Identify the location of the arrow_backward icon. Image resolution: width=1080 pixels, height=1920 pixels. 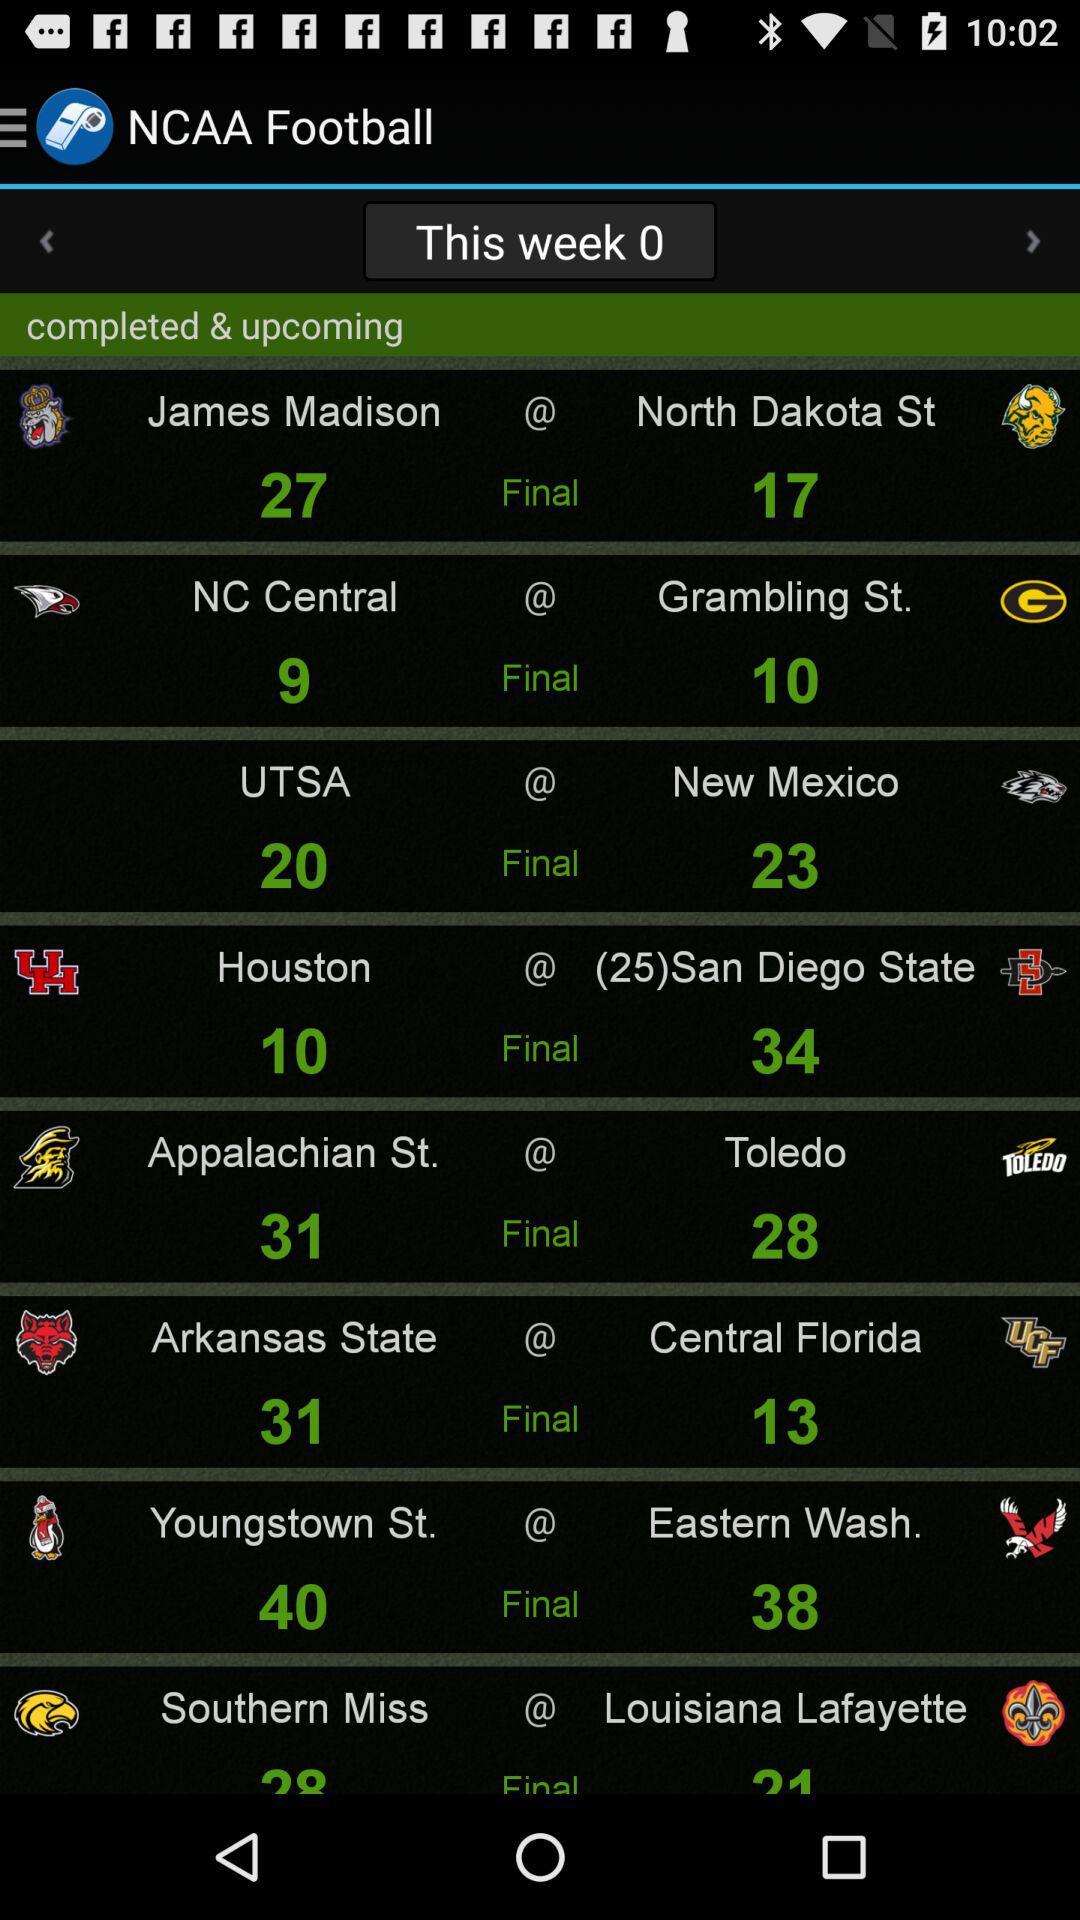
(45, 257).